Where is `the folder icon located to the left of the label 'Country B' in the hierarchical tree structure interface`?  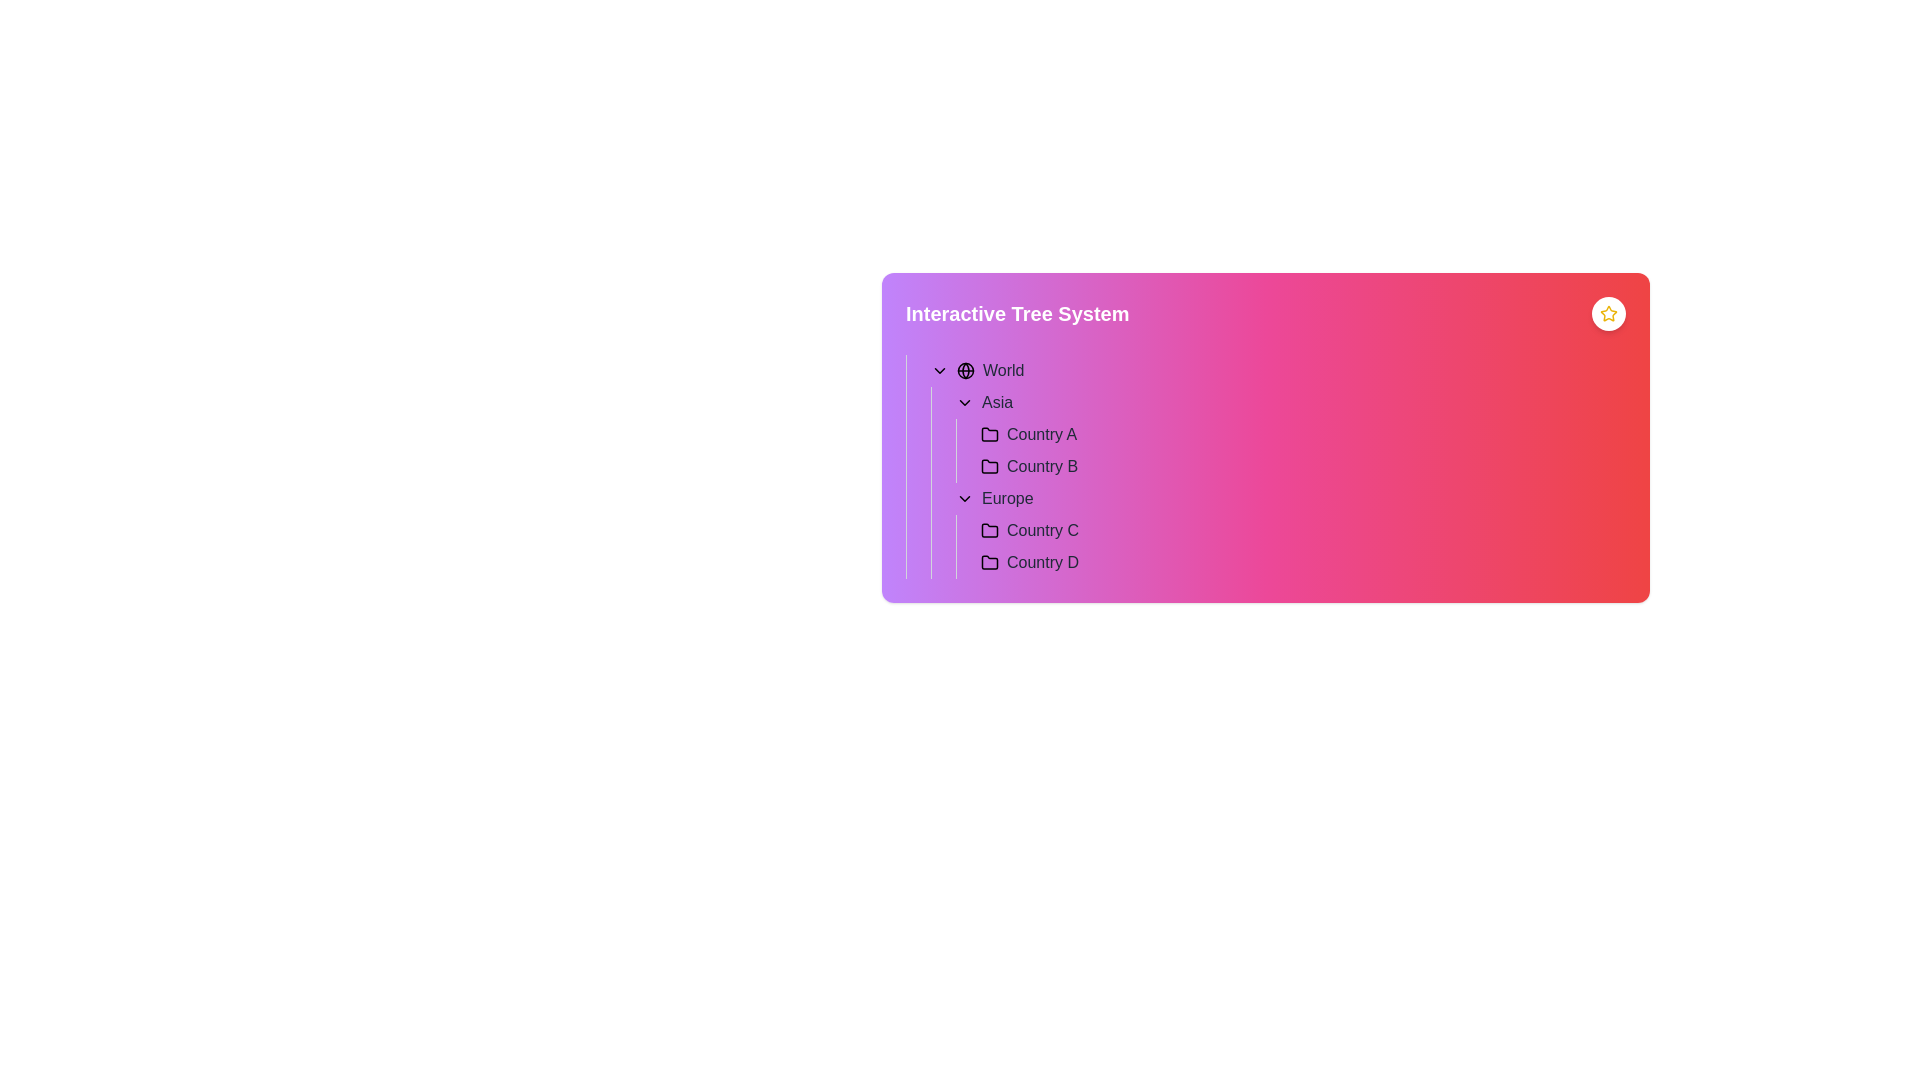
the folder icon located to the left of the label 'Country B' in the hierarchical tree structure interface is located at coordinates (989, 466).